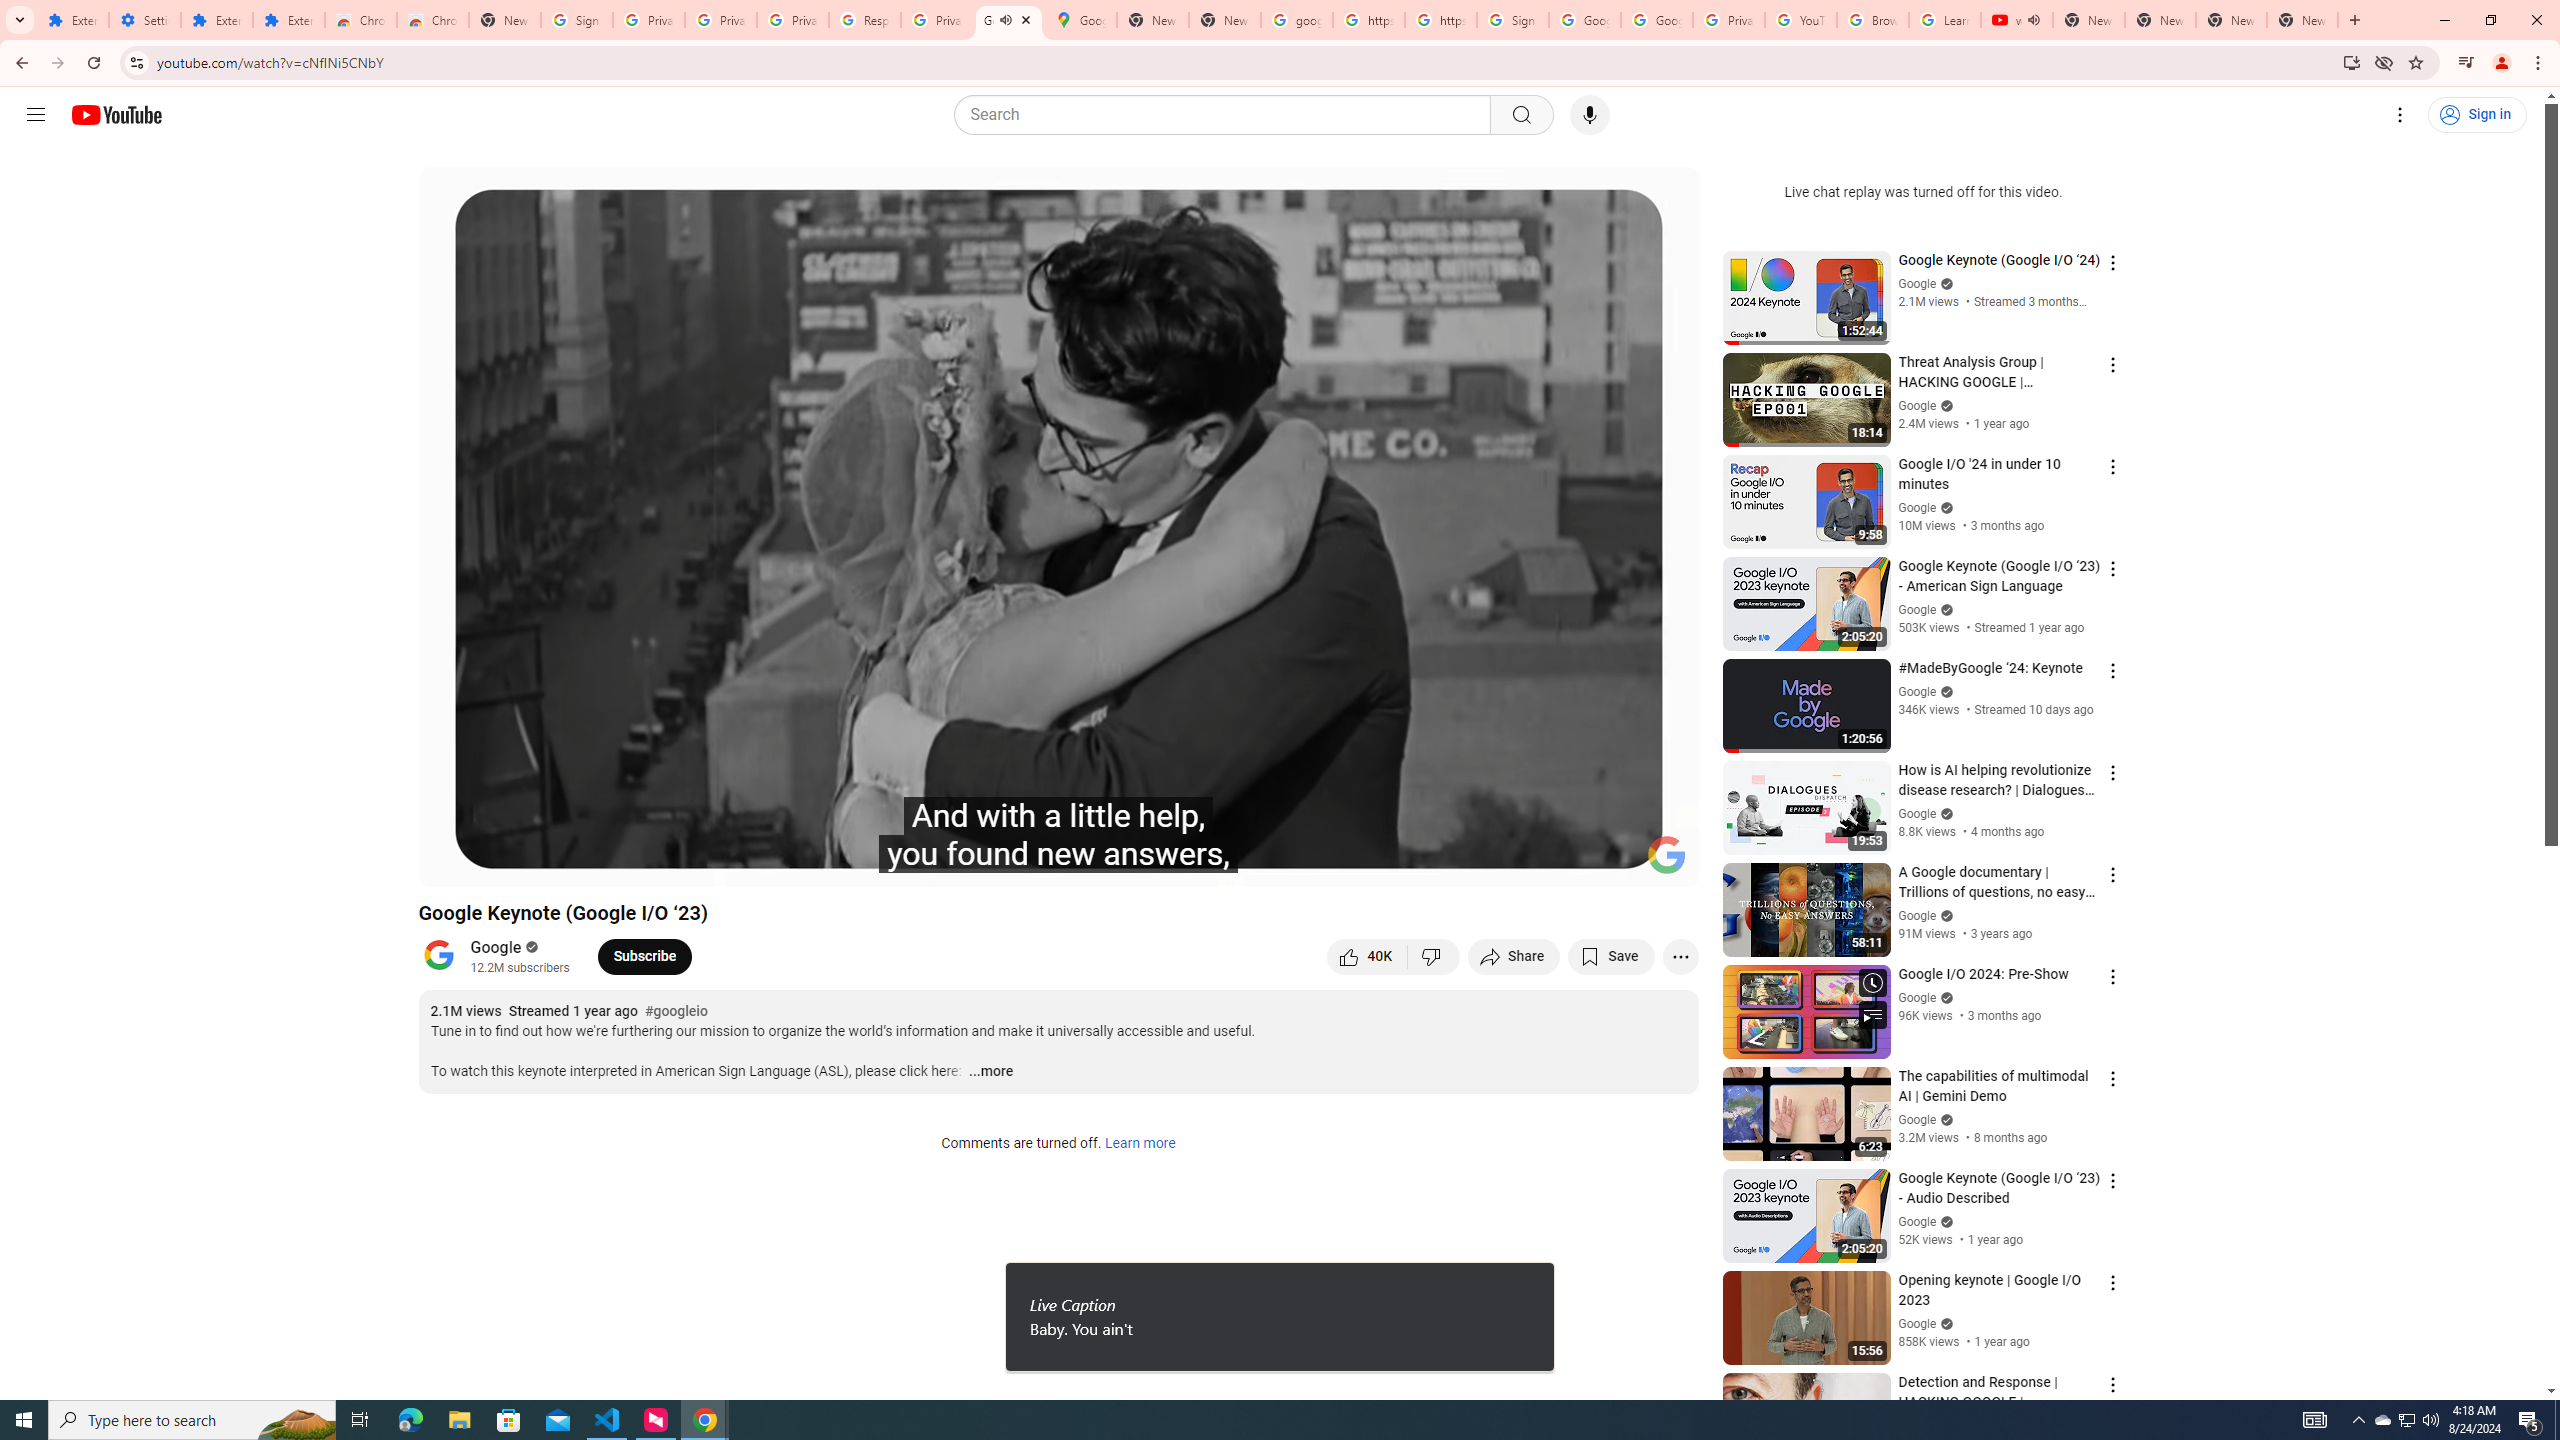  Describe the element at coordinates (452, 862) in the screenshot. I see `'Play (k)'` at that location.